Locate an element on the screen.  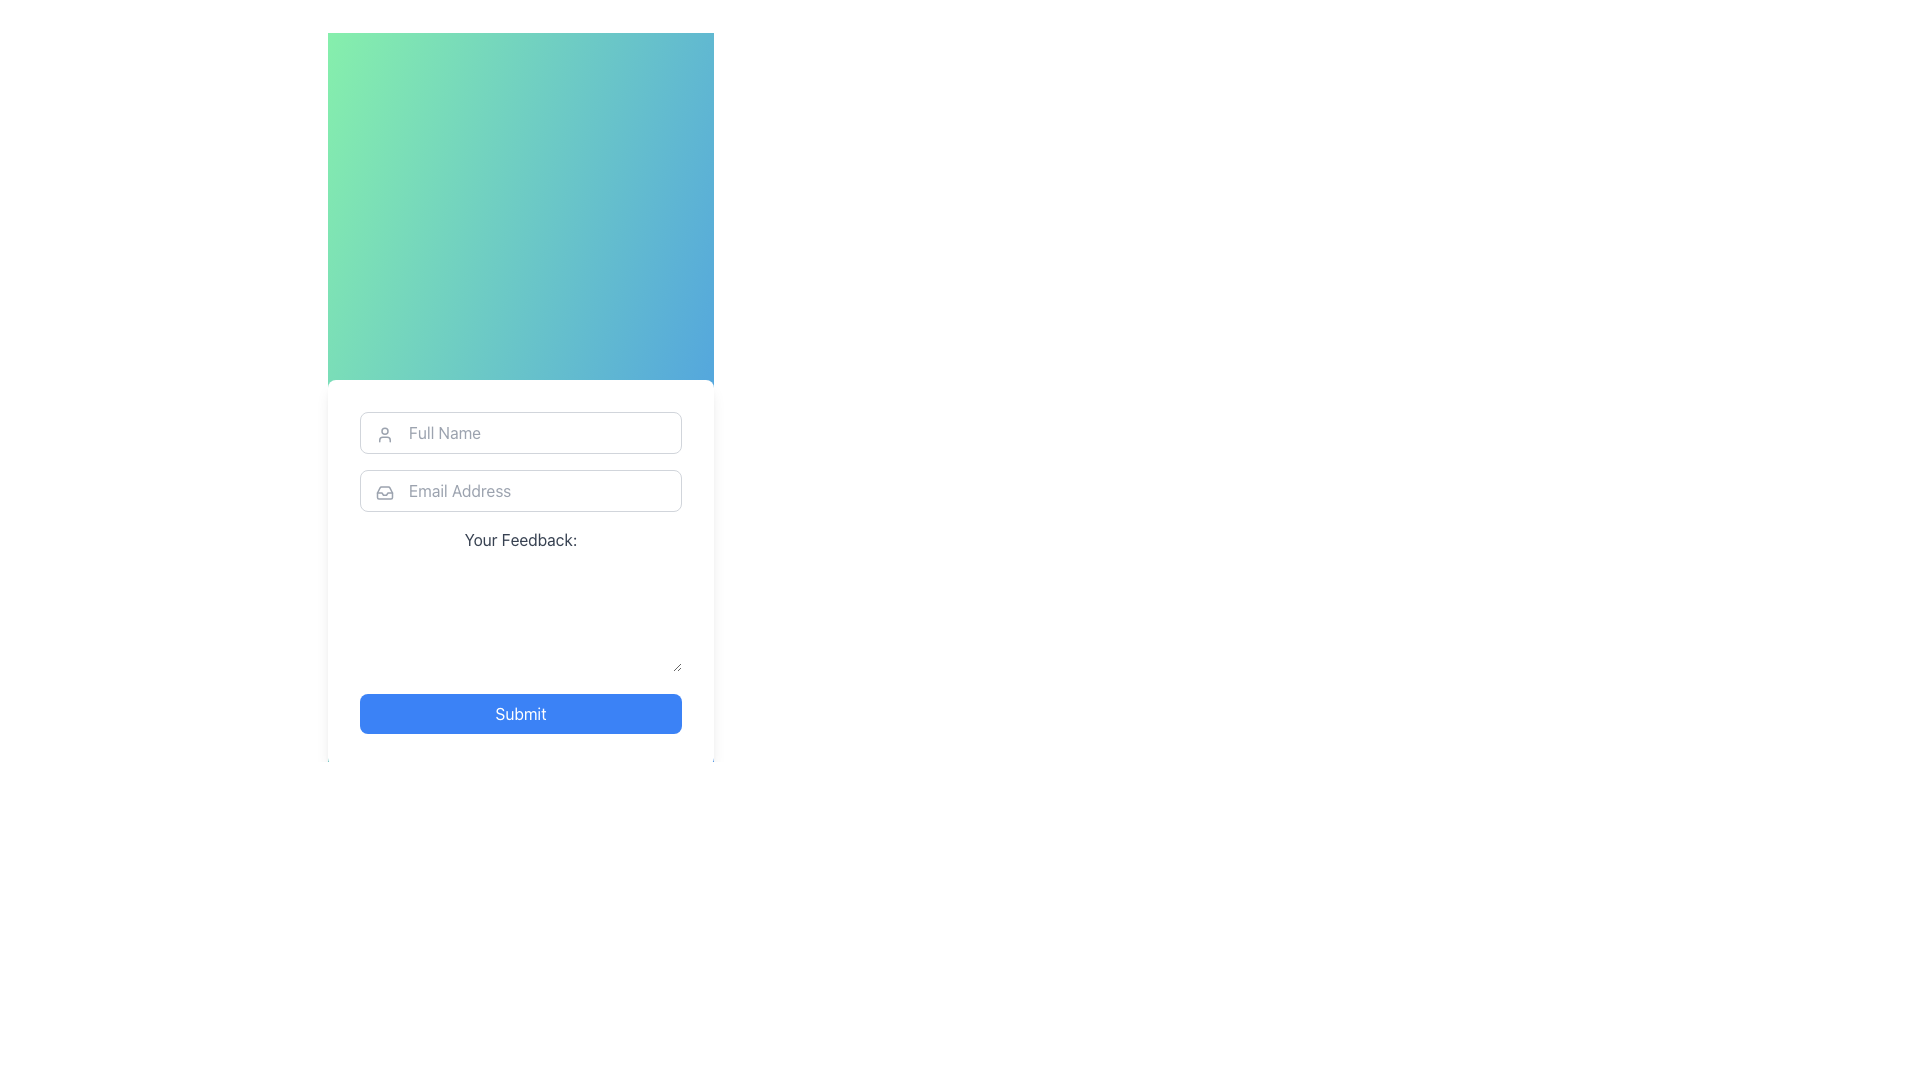
the Icon component that visually represents an inbox or envelope, associated with the 'Email Address' input field is located at coordinates (384, 493).